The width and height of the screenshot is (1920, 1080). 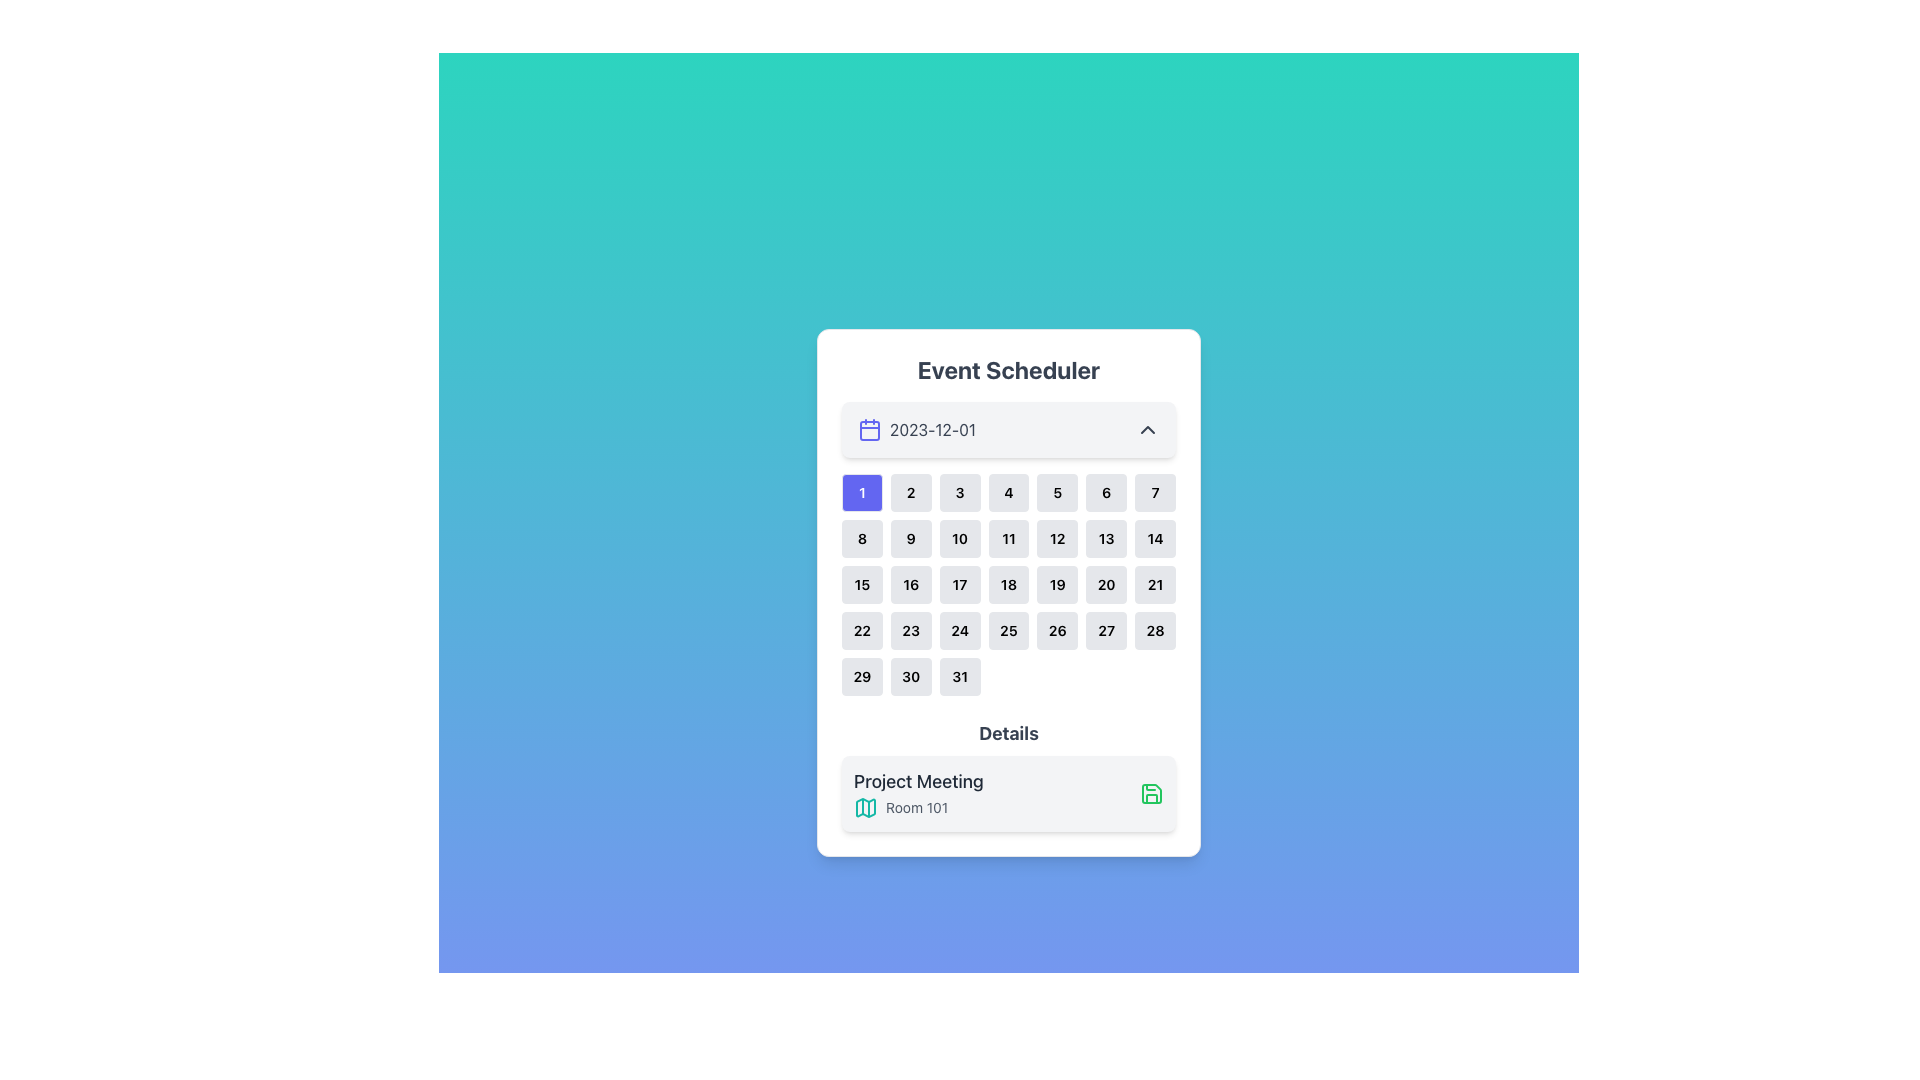 I want to click on the square button labeled '22' with a light gray background located in the fourth row and first column of the calendar matrix, so click(x=862, y=631).